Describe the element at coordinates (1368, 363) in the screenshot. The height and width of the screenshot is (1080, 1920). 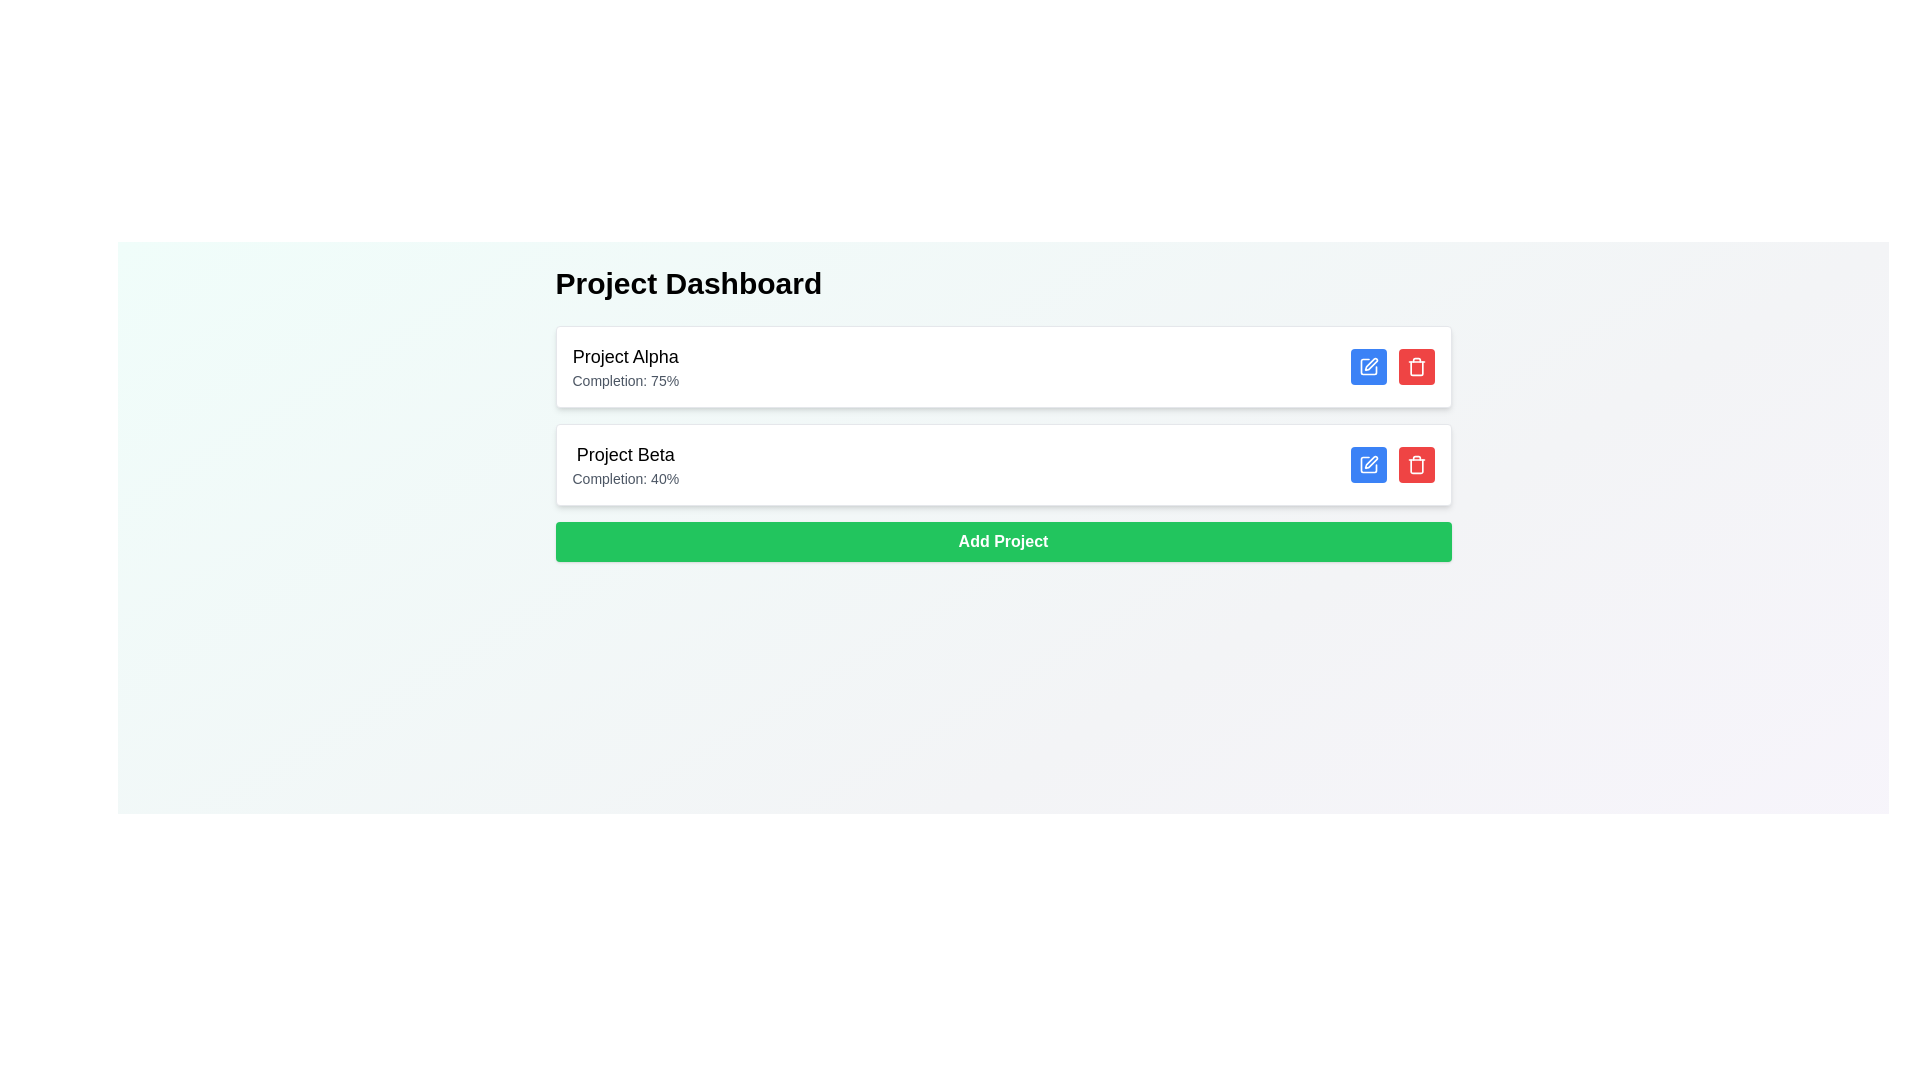
I see `the Vector icon (pen icon) located to the immediate left of the red trash icon in the topmost project entry` at that location.